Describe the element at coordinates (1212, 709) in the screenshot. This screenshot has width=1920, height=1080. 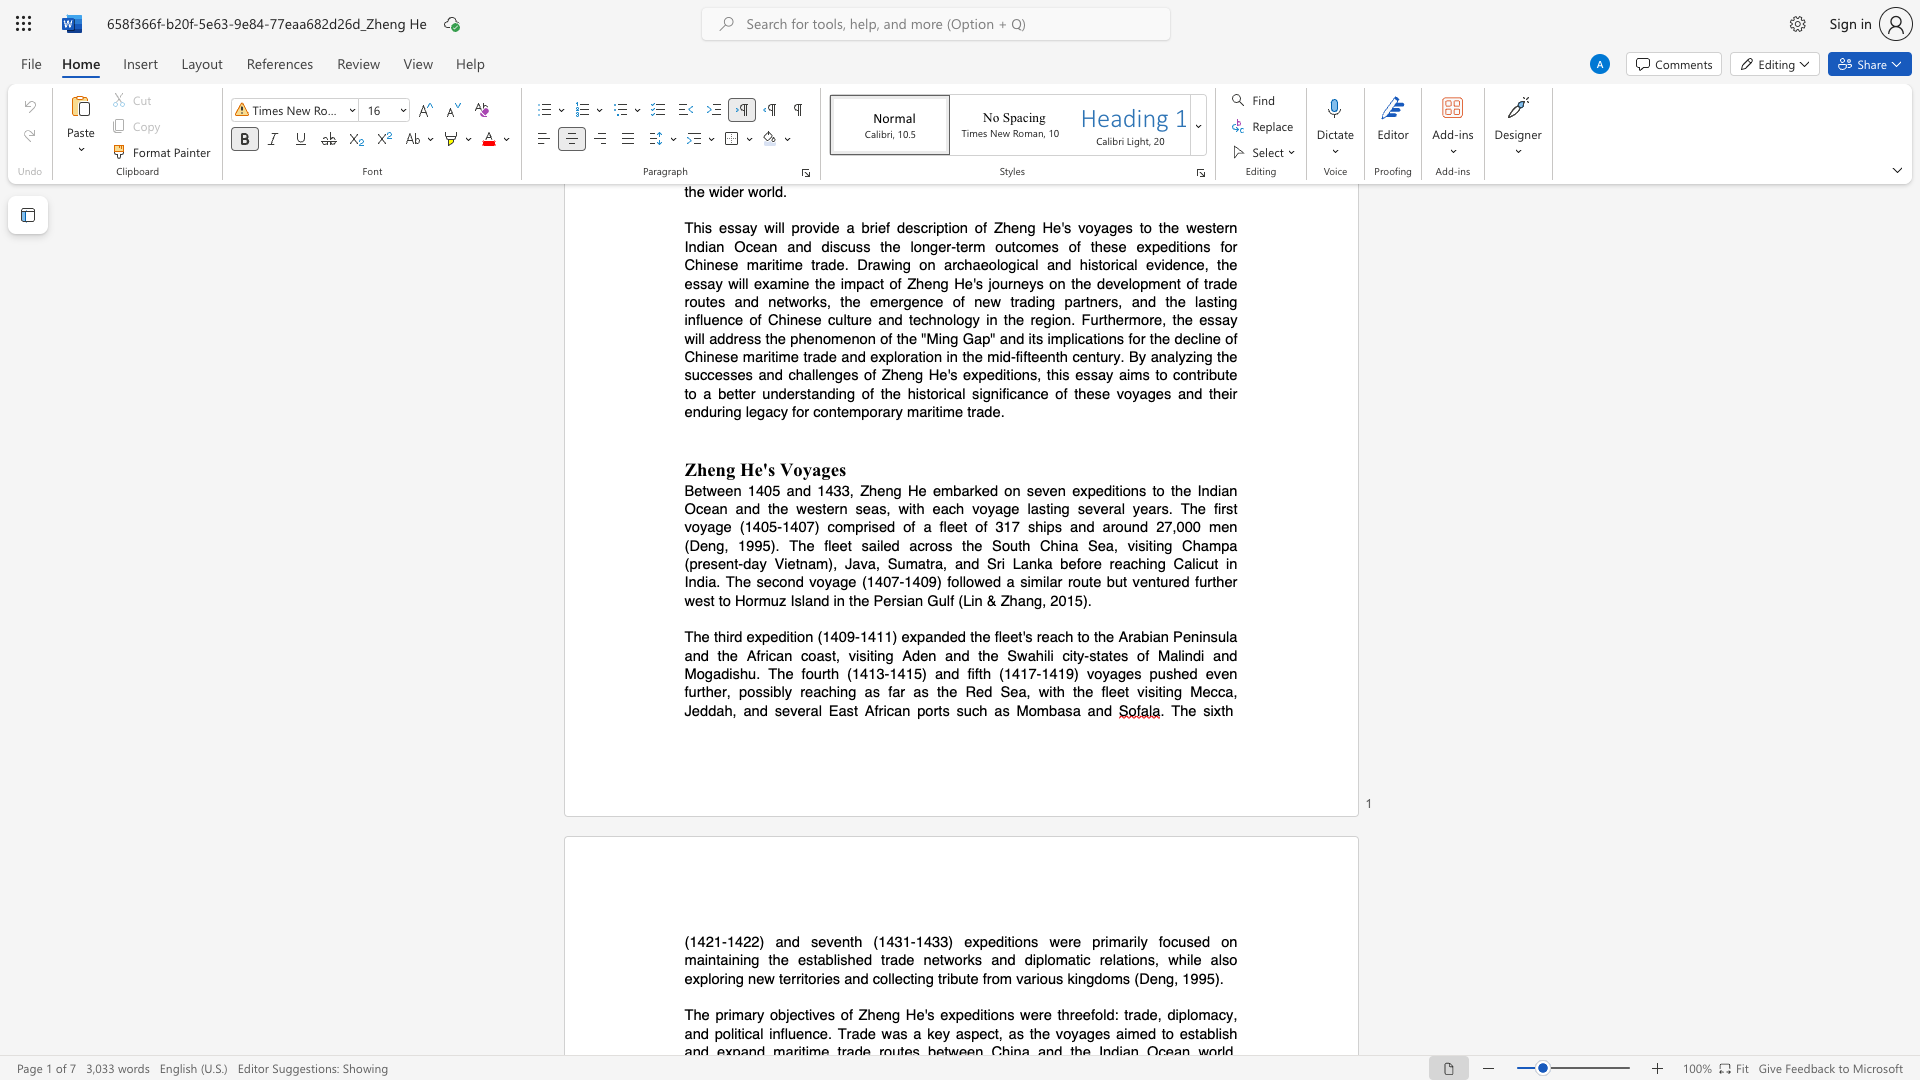
I see `the subset text "xth" within the text ". The sixth"` at that location.